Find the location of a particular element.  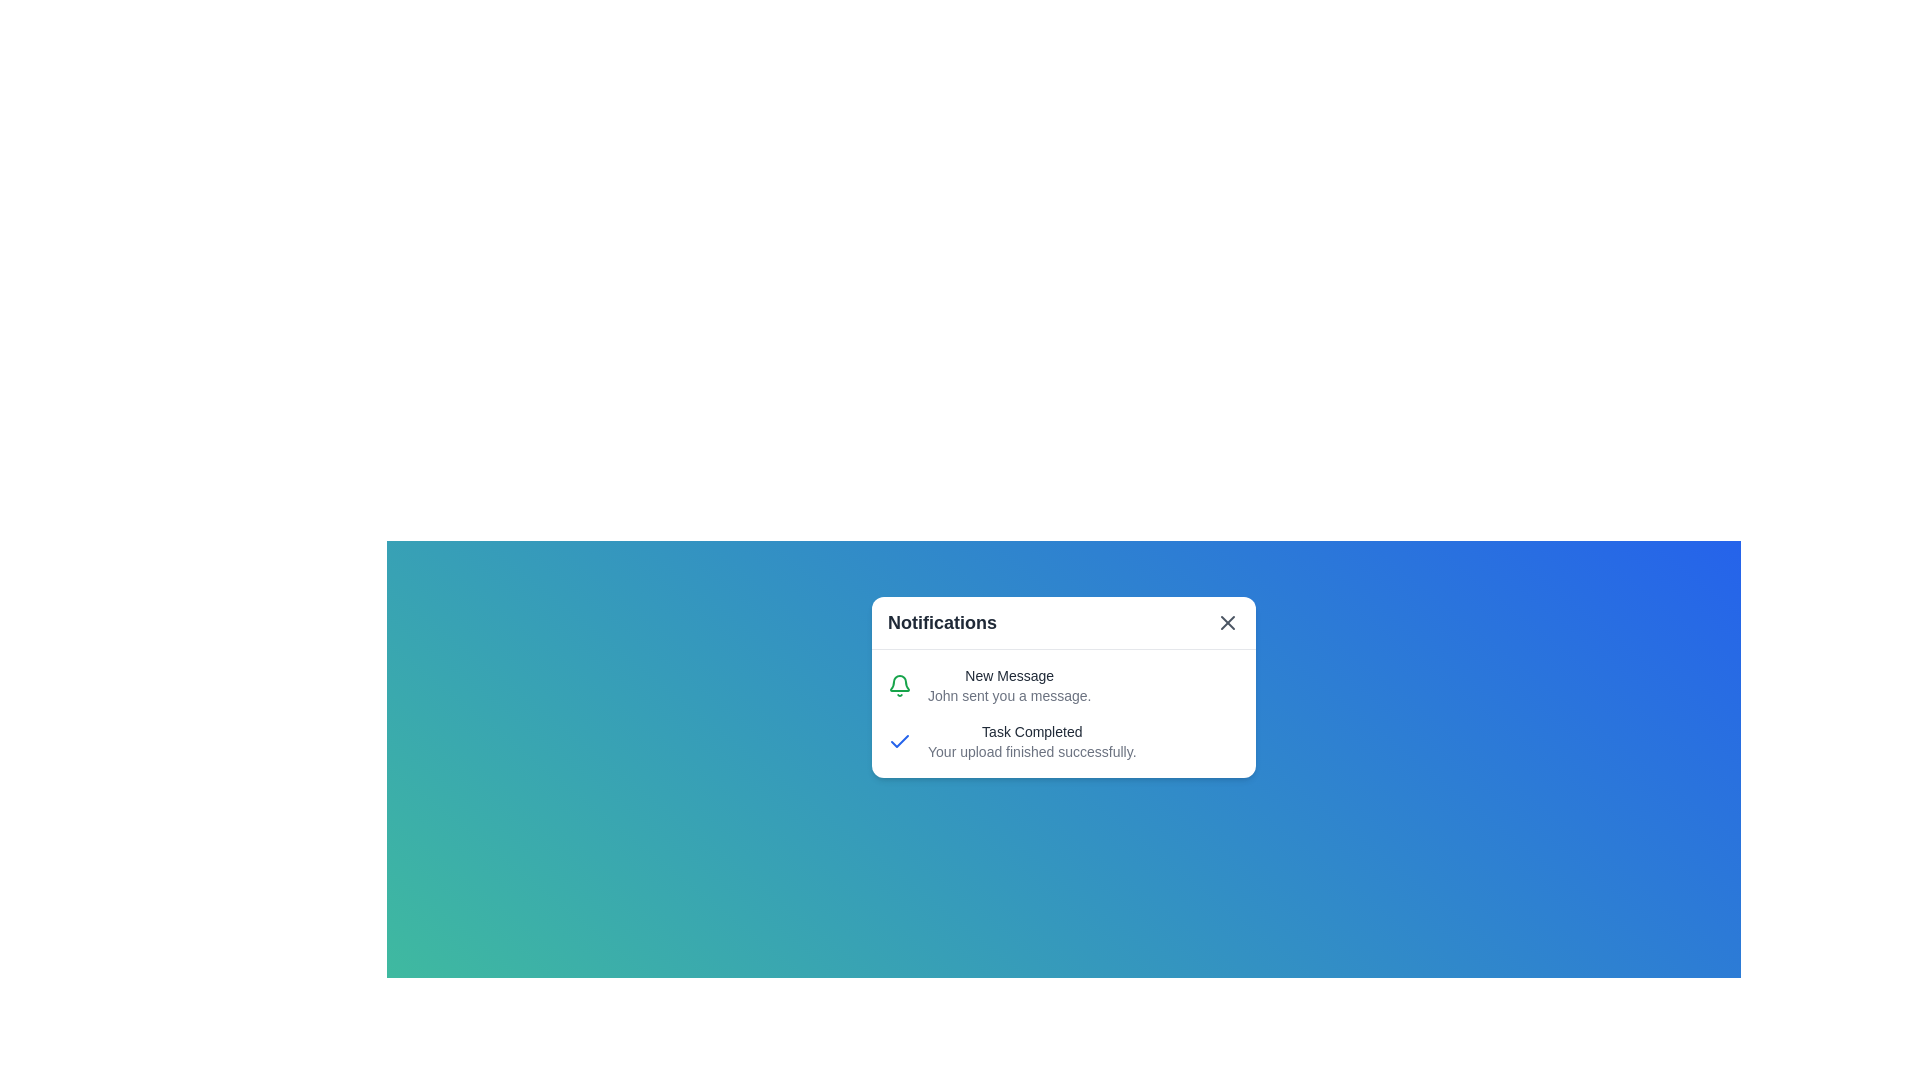

the notification status by interacting with the bell icon, which signifies alerts related to messages, positioned next to the 'New Message' section is located at coordinates (899, 685).